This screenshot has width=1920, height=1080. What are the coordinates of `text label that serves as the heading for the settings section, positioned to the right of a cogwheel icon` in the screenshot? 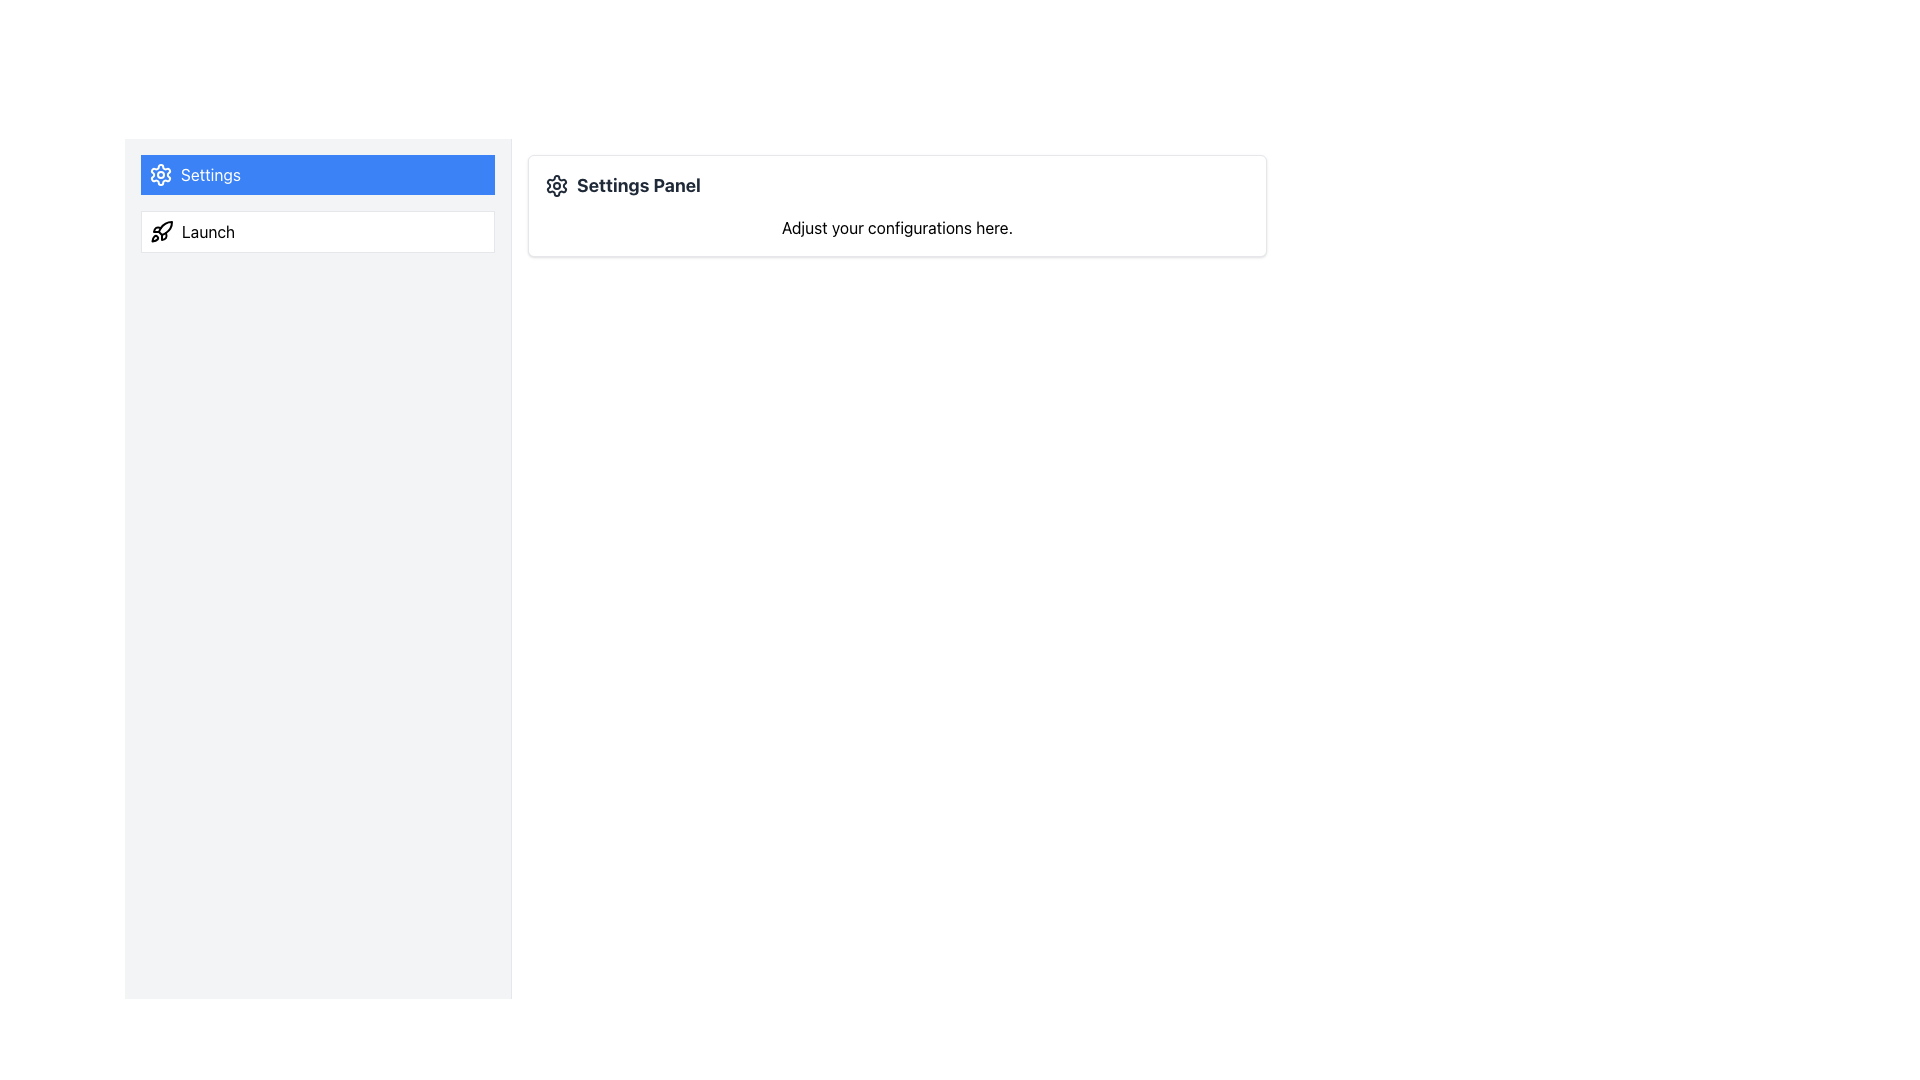 It's located at (637, 185).